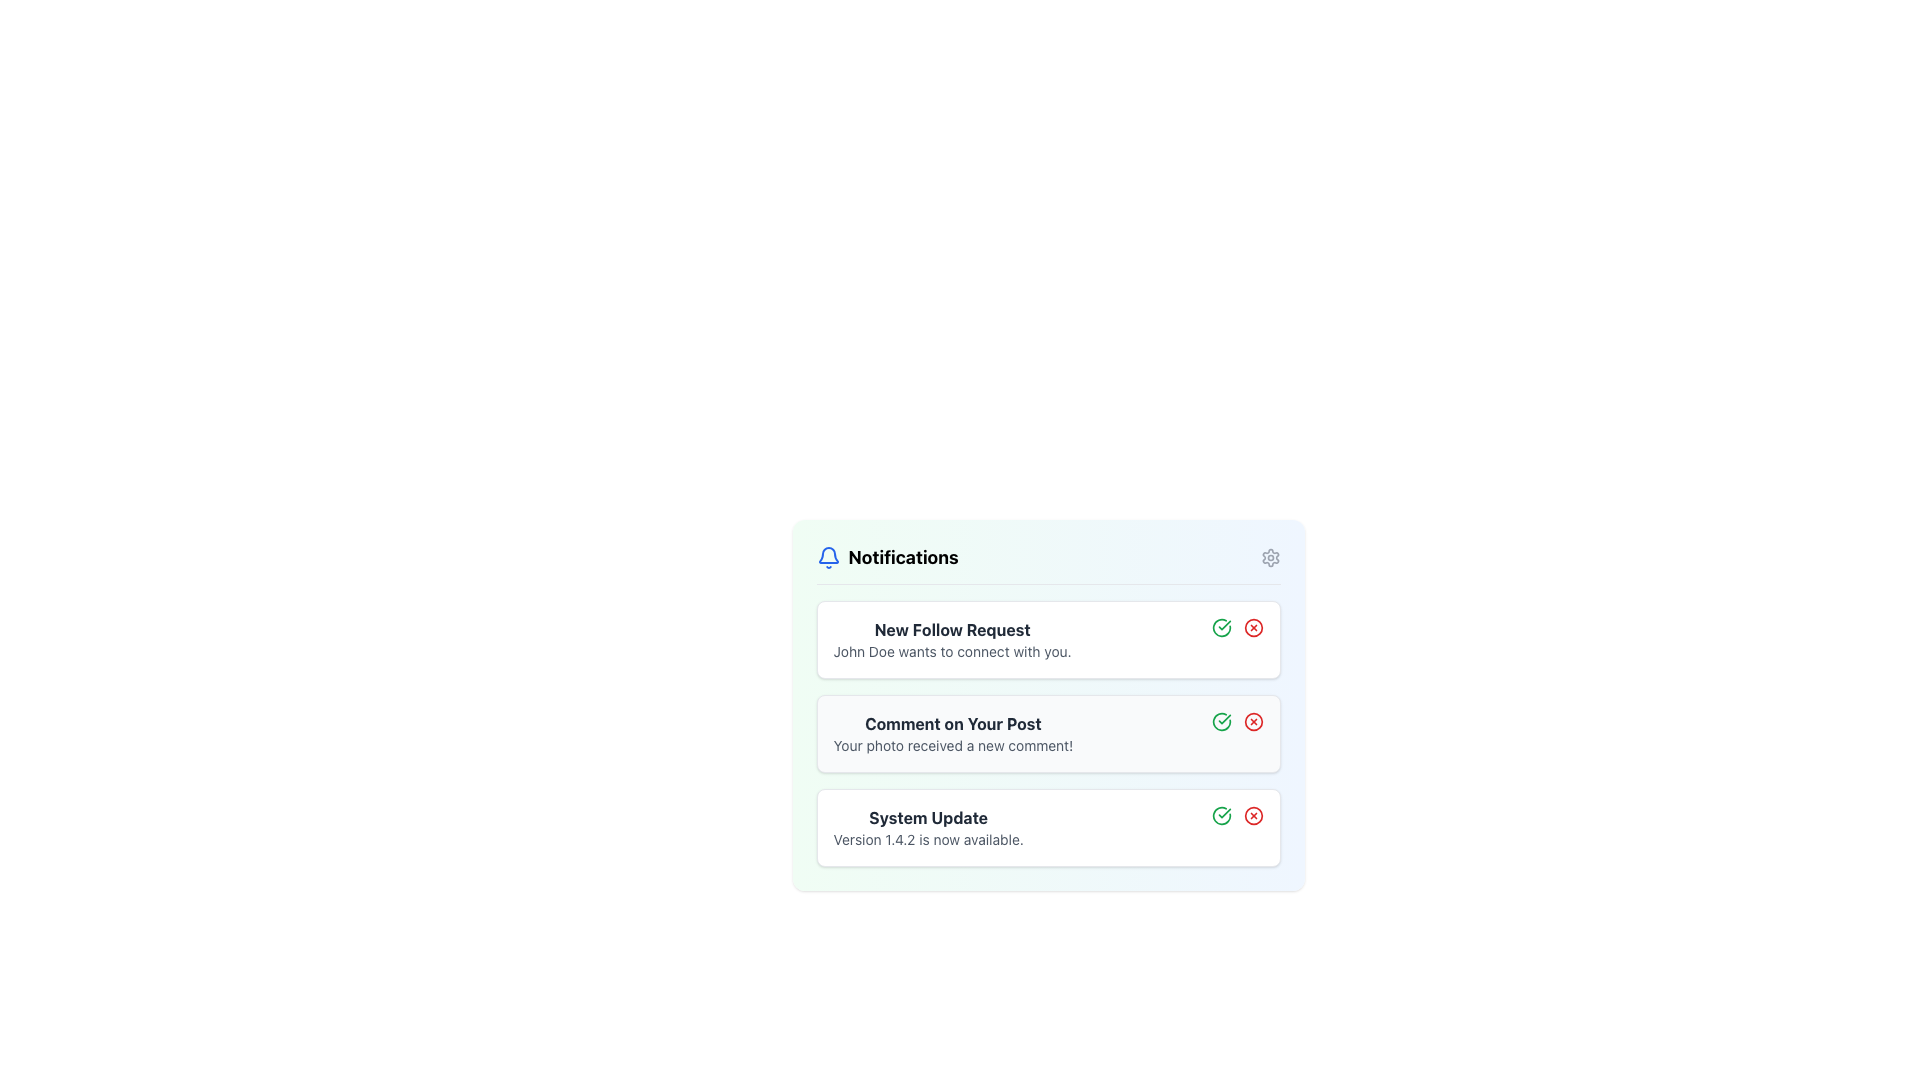  What do you see at coordinates (952, 745) in the screenshot?
I see `message content of the text label indicating a new comment on the user's photo, which is centrally aligned beneath the header 'Comment on Your Post'` at bounding box center [952, 745].